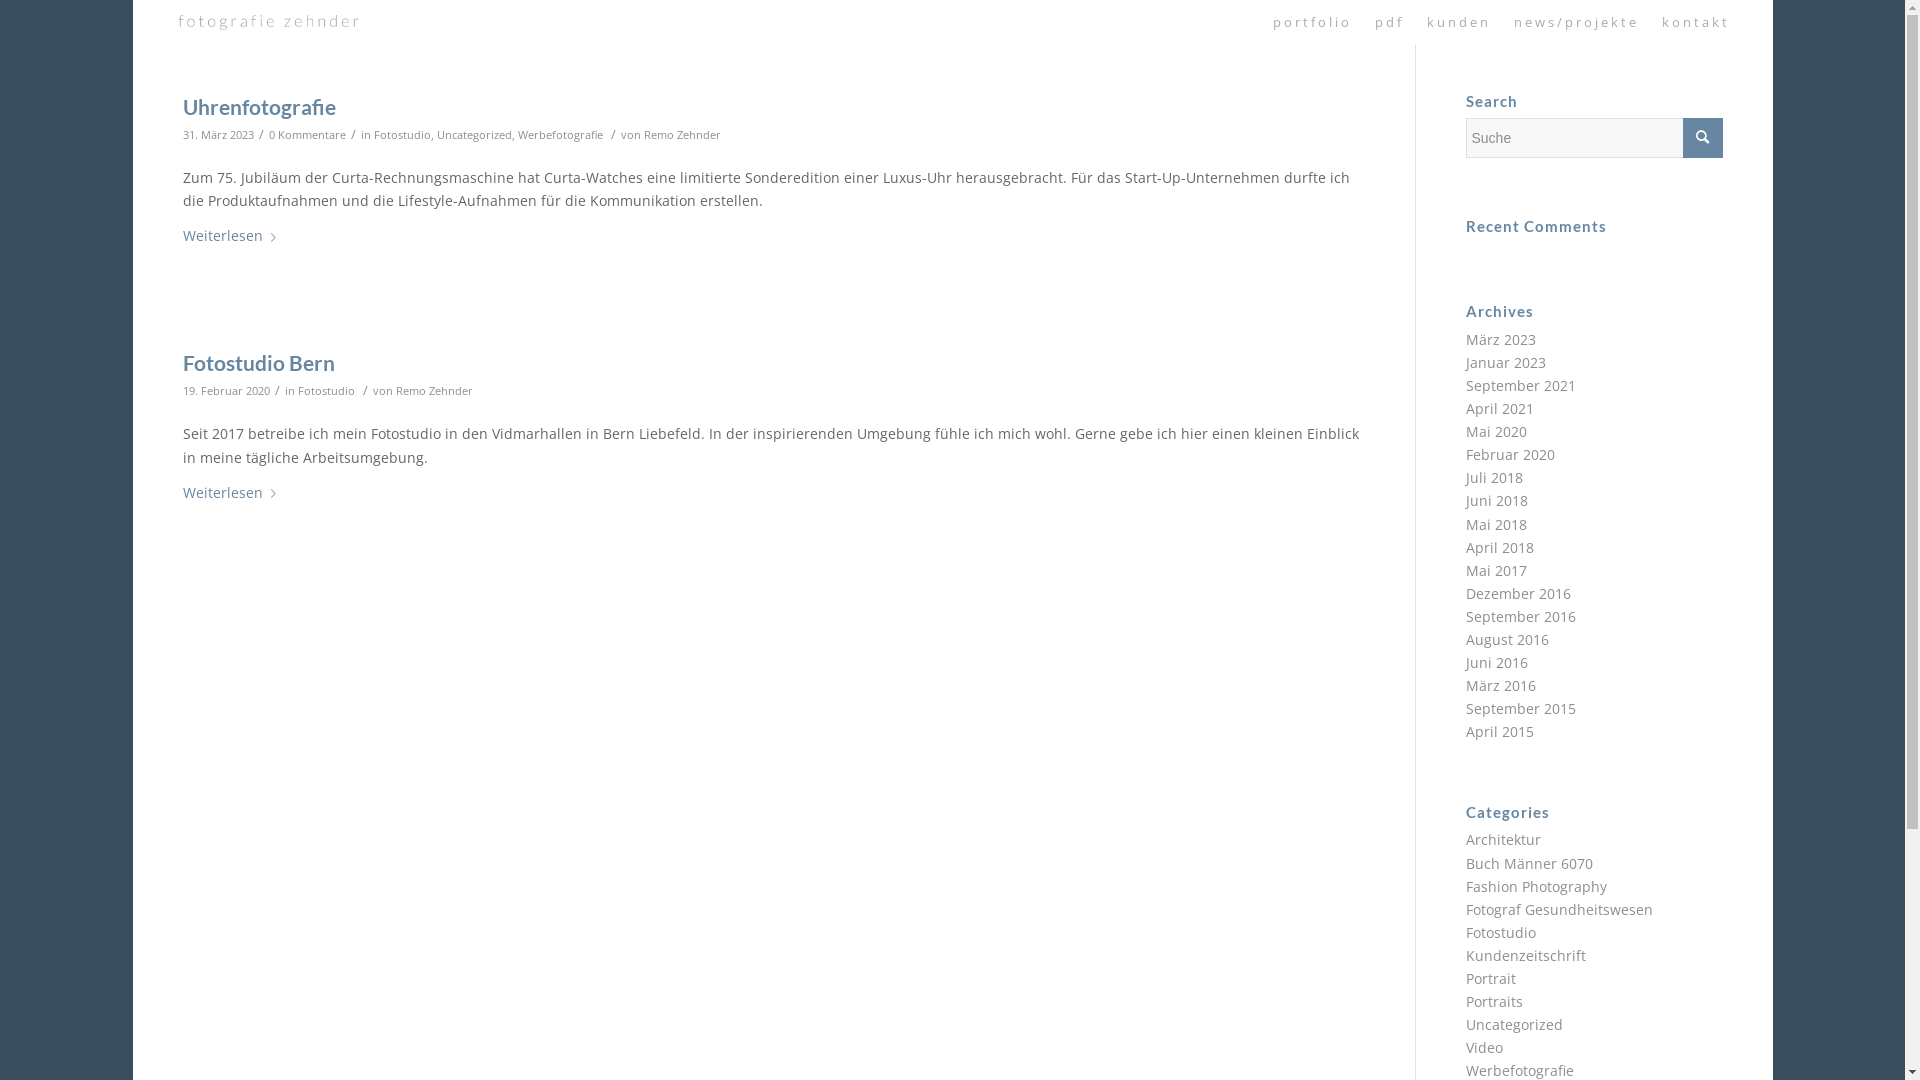  What do you see at coordinates (1465, 592) in the screenshot?
I see `'Dezember 2016'` at bounding box center [1465, 592].